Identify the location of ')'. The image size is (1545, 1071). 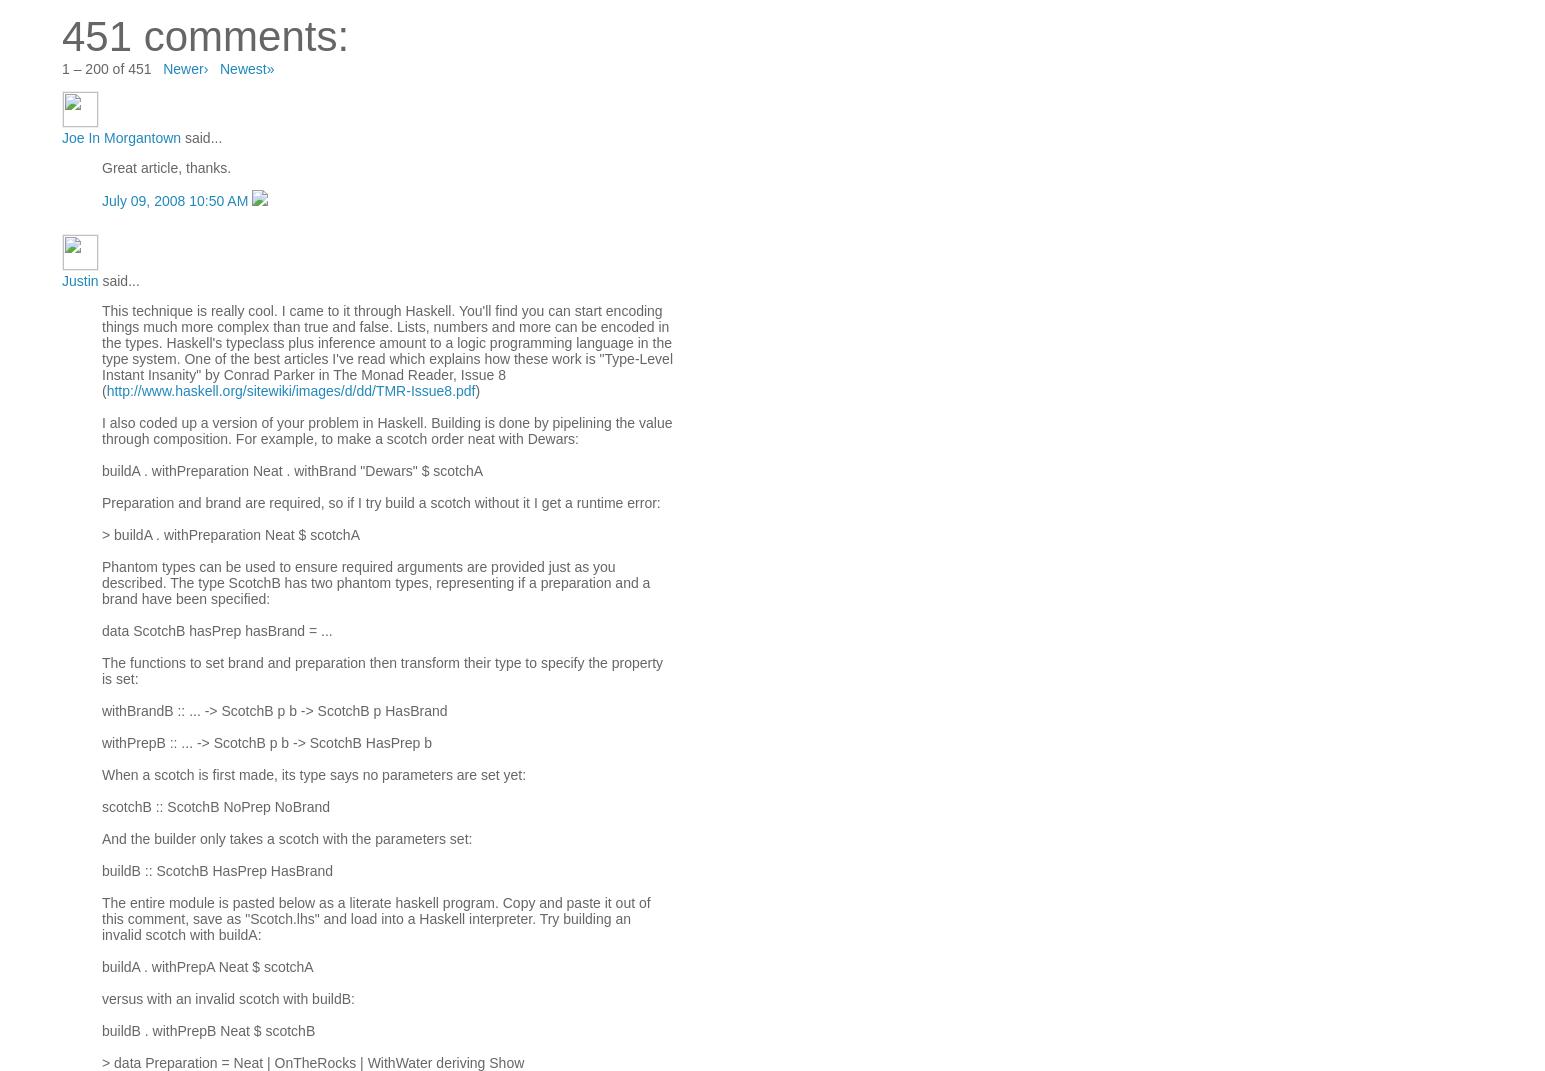
(477, 391).